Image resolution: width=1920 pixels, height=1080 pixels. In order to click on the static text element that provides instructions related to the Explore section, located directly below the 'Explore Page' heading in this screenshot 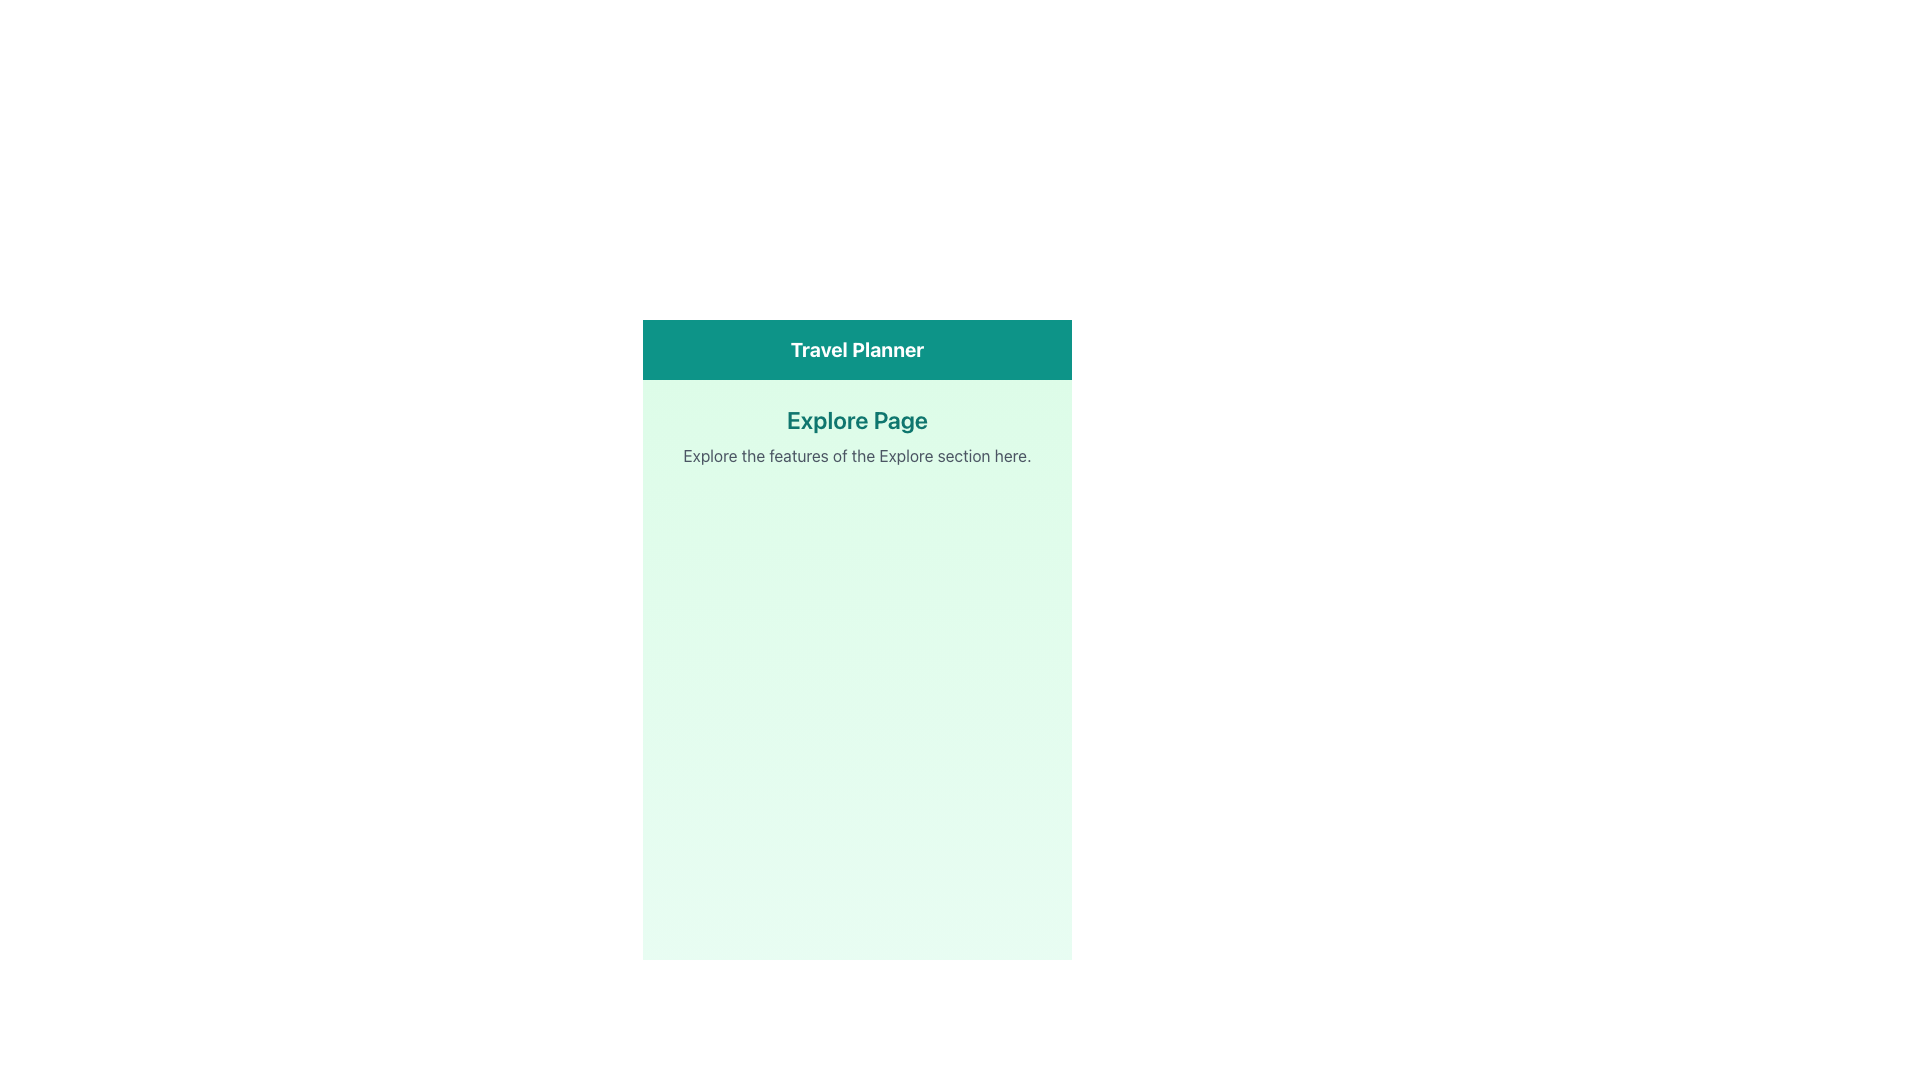, I will do `click(857, 455)`.